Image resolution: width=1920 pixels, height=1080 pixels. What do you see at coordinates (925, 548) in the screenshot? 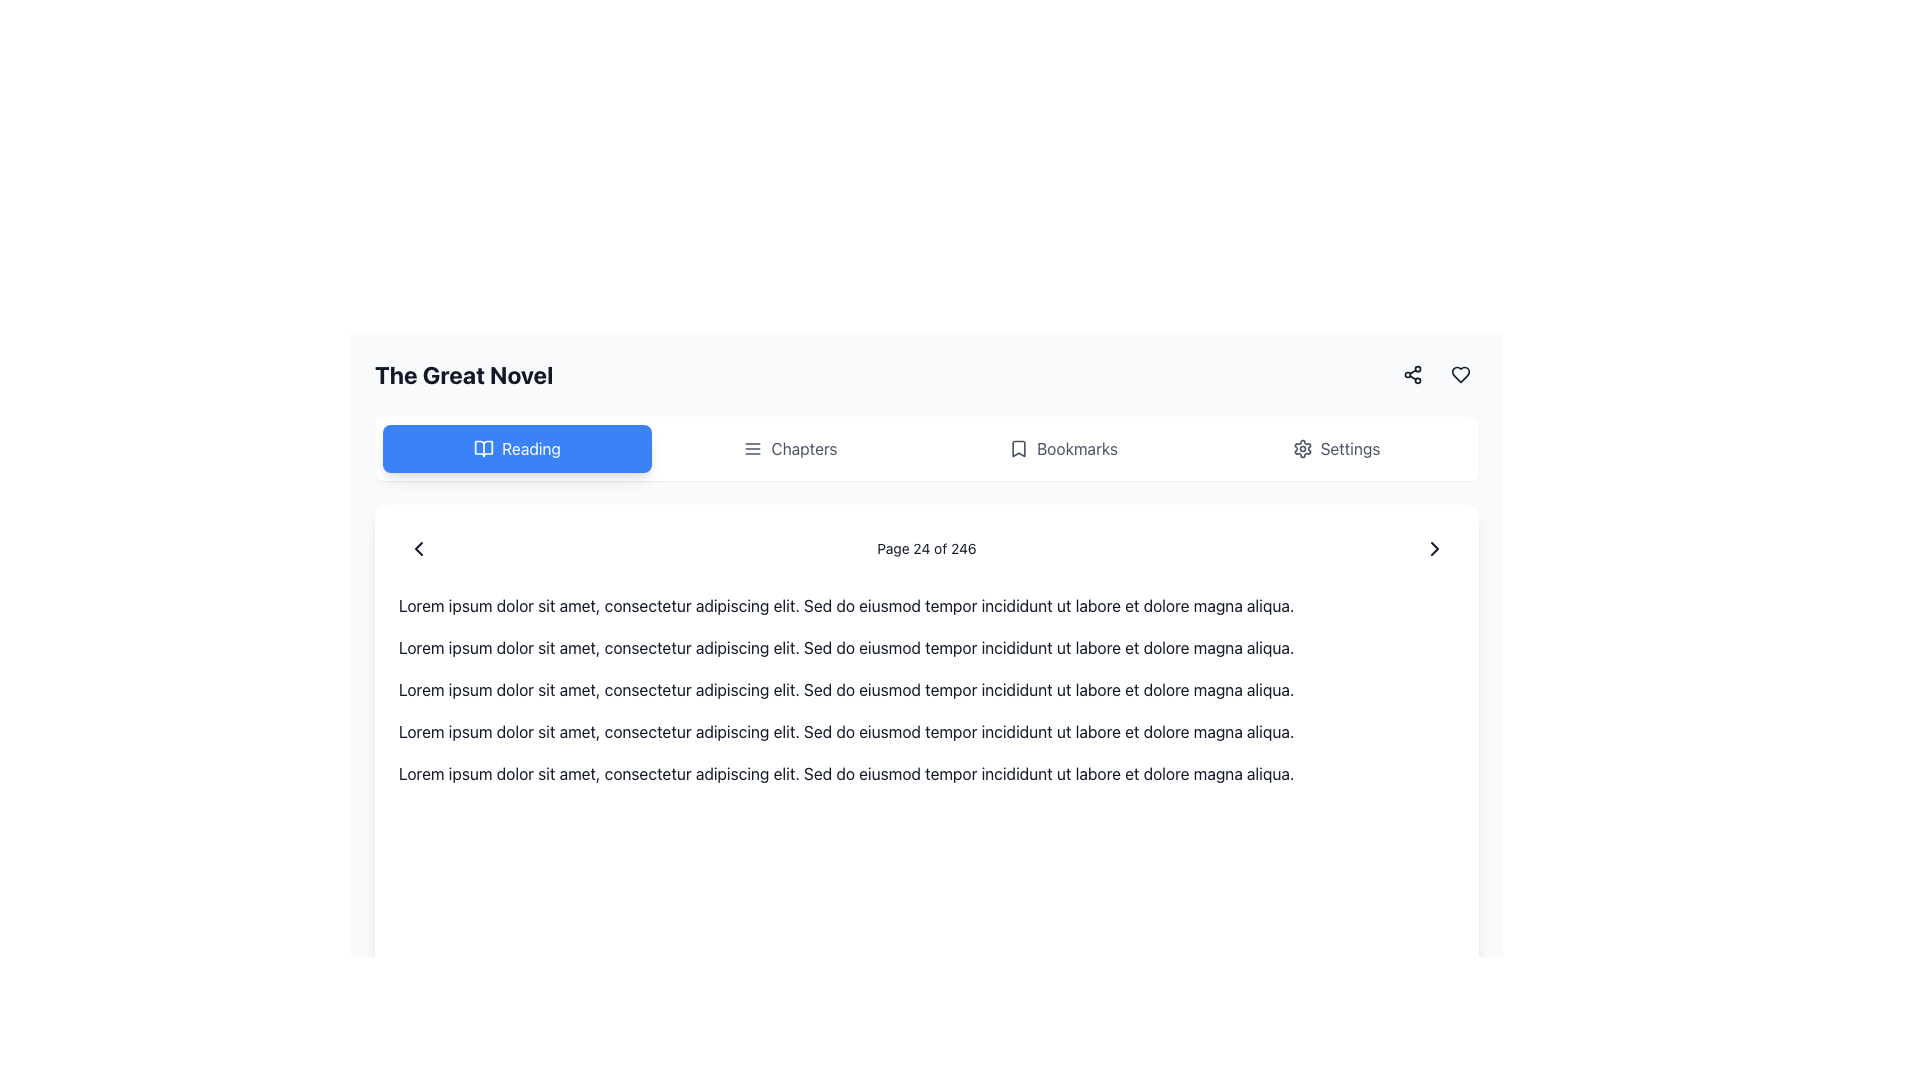
I see `the Text display element that shows the current page index and total page count, located in the navigation bar near the top of the main content area` at bounding box center [925, 548].